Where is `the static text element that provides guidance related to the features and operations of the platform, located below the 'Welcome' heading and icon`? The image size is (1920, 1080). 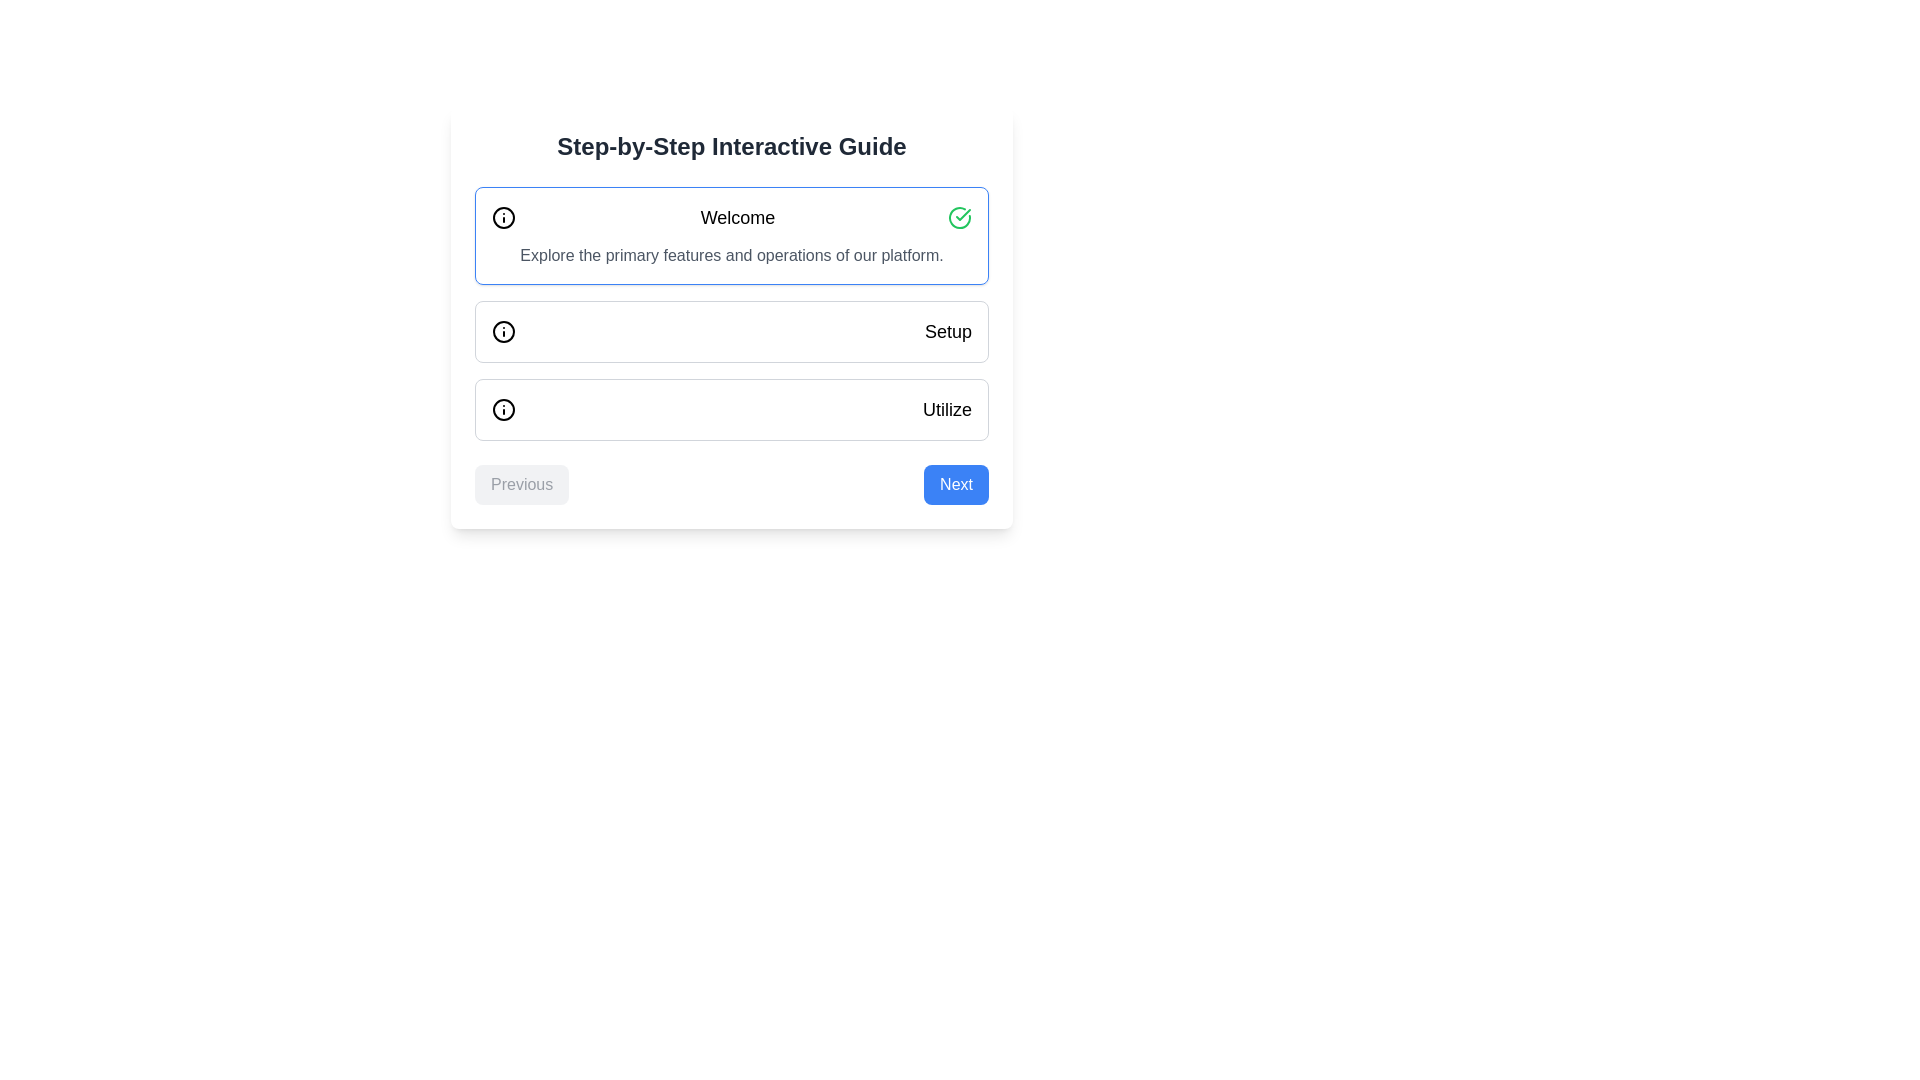
the static text element that provides guidance related to the features and operations of the platform, located below the 'Welcome' heading and icon is located at coordinates (730, 254).